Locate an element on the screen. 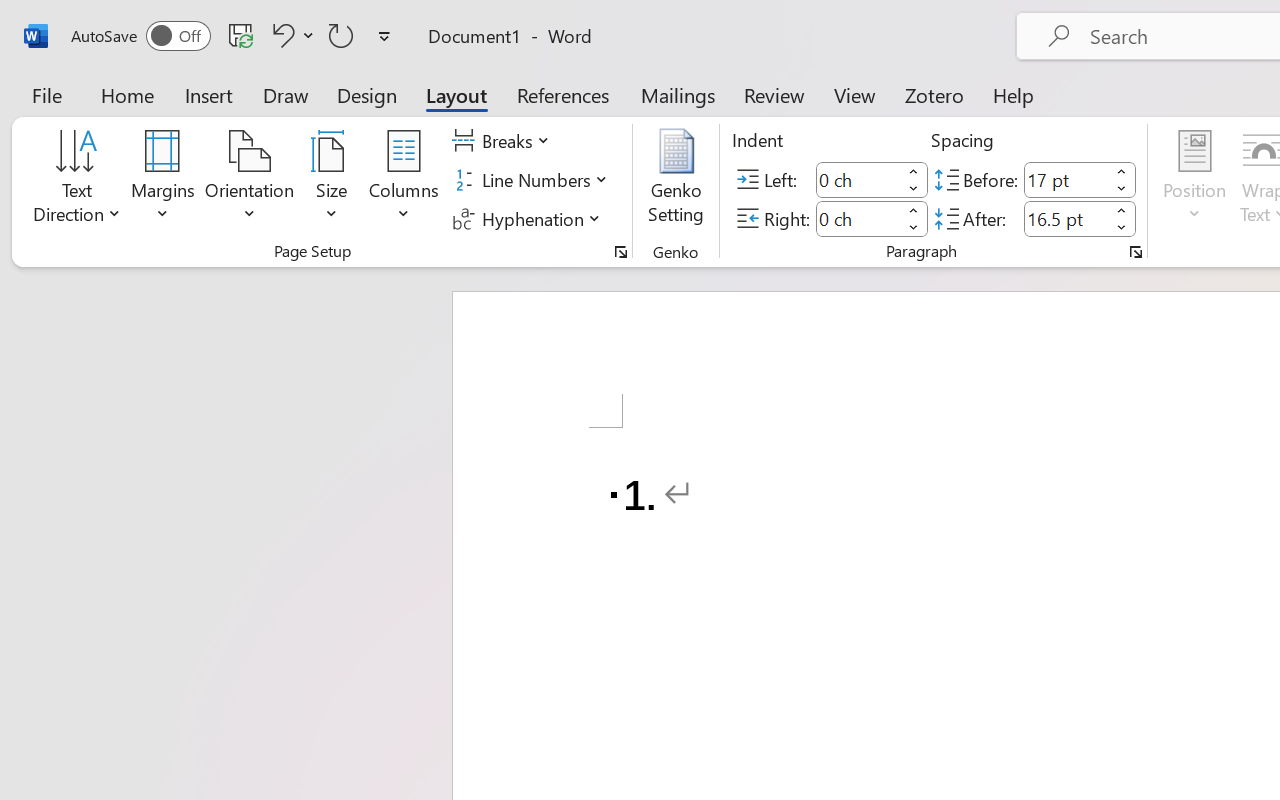 The image size is (1280, 800). 'Undo Number Default' is located at coordinates (289, 34).